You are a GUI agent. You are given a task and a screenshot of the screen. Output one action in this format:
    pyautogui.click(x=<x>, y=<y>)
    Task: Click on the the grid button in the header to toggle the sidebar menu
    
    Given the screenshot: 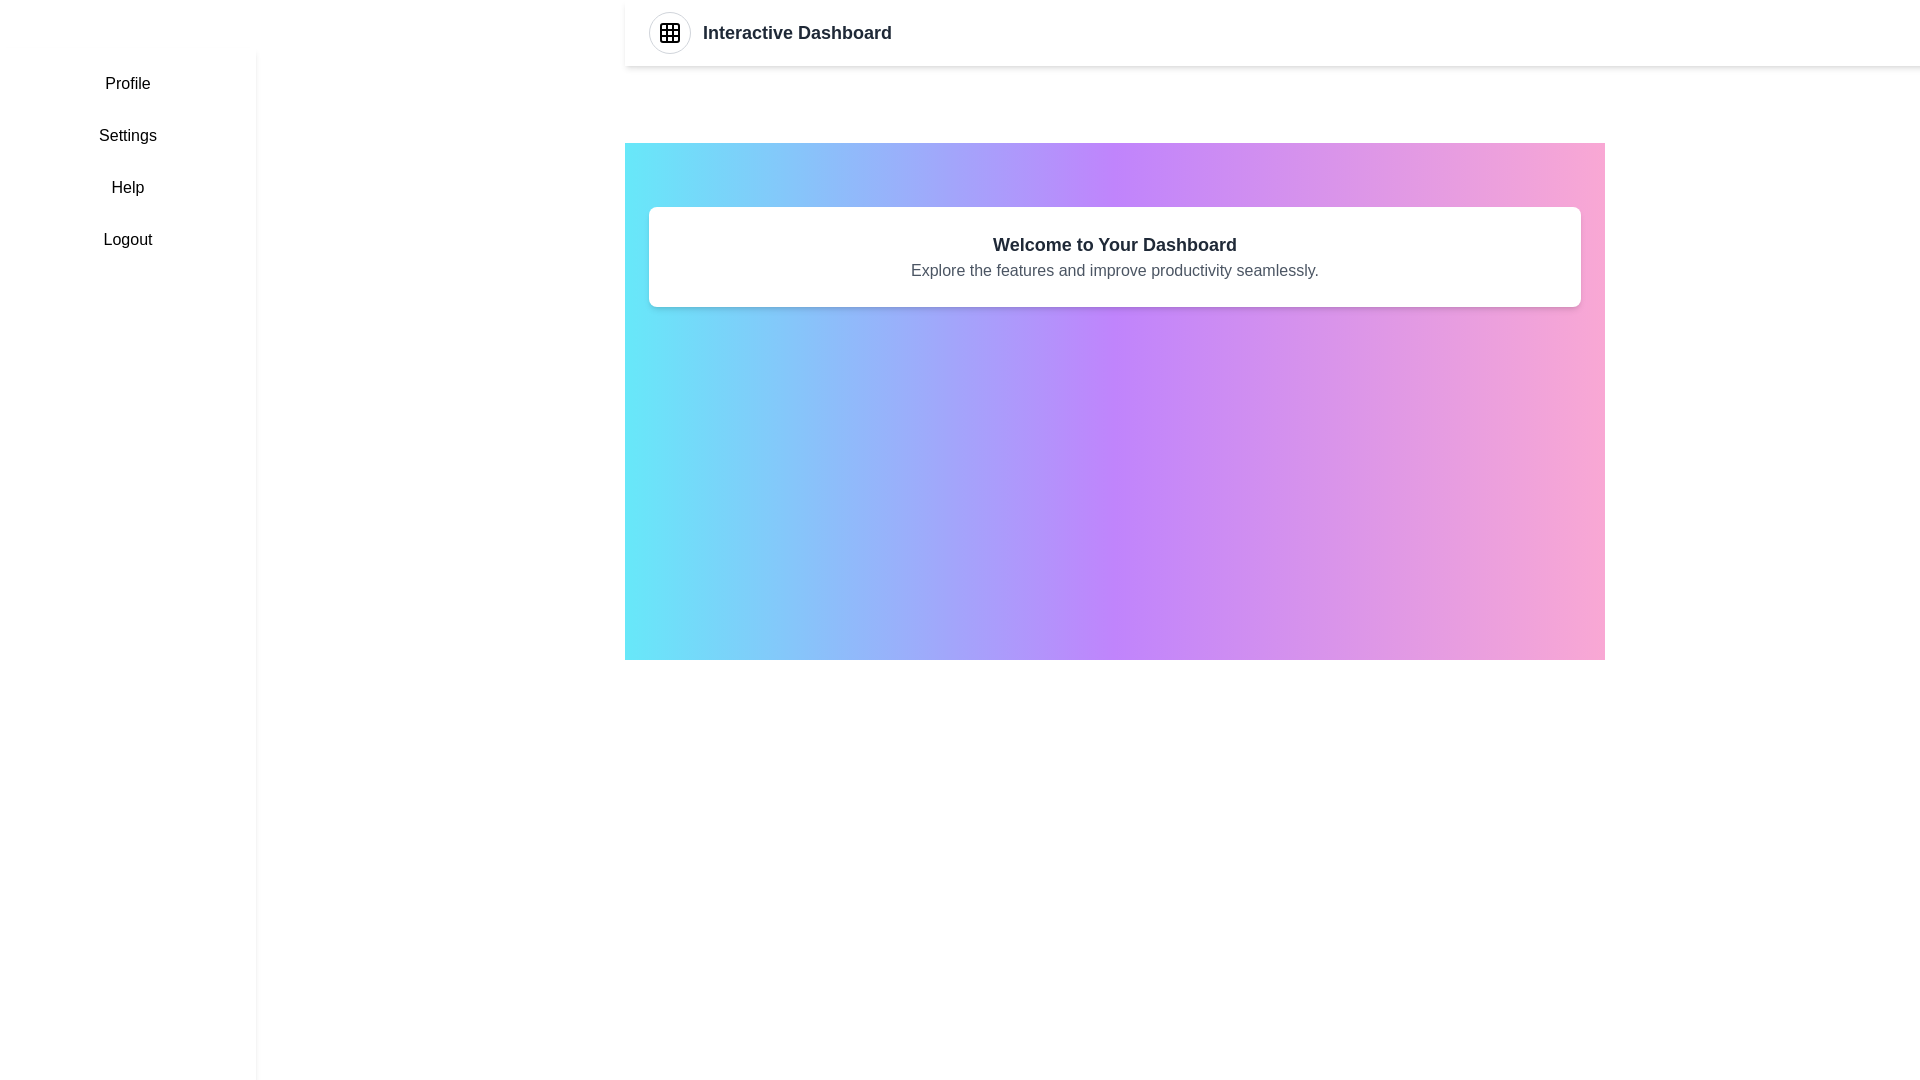 What is the action you would take?
    pyautogui.click(x=670, y=33)
    